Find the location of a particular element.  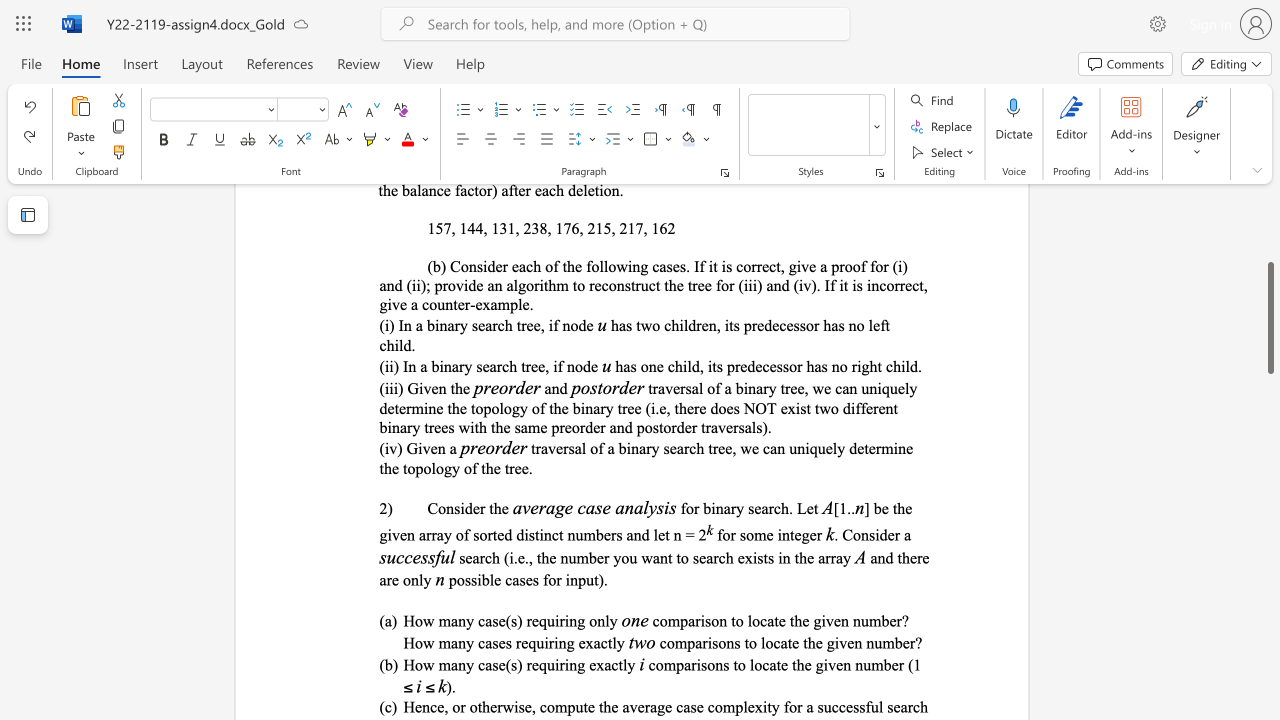

the scrollbar and move up 50 pixels is located at coordinates (1269, 317).